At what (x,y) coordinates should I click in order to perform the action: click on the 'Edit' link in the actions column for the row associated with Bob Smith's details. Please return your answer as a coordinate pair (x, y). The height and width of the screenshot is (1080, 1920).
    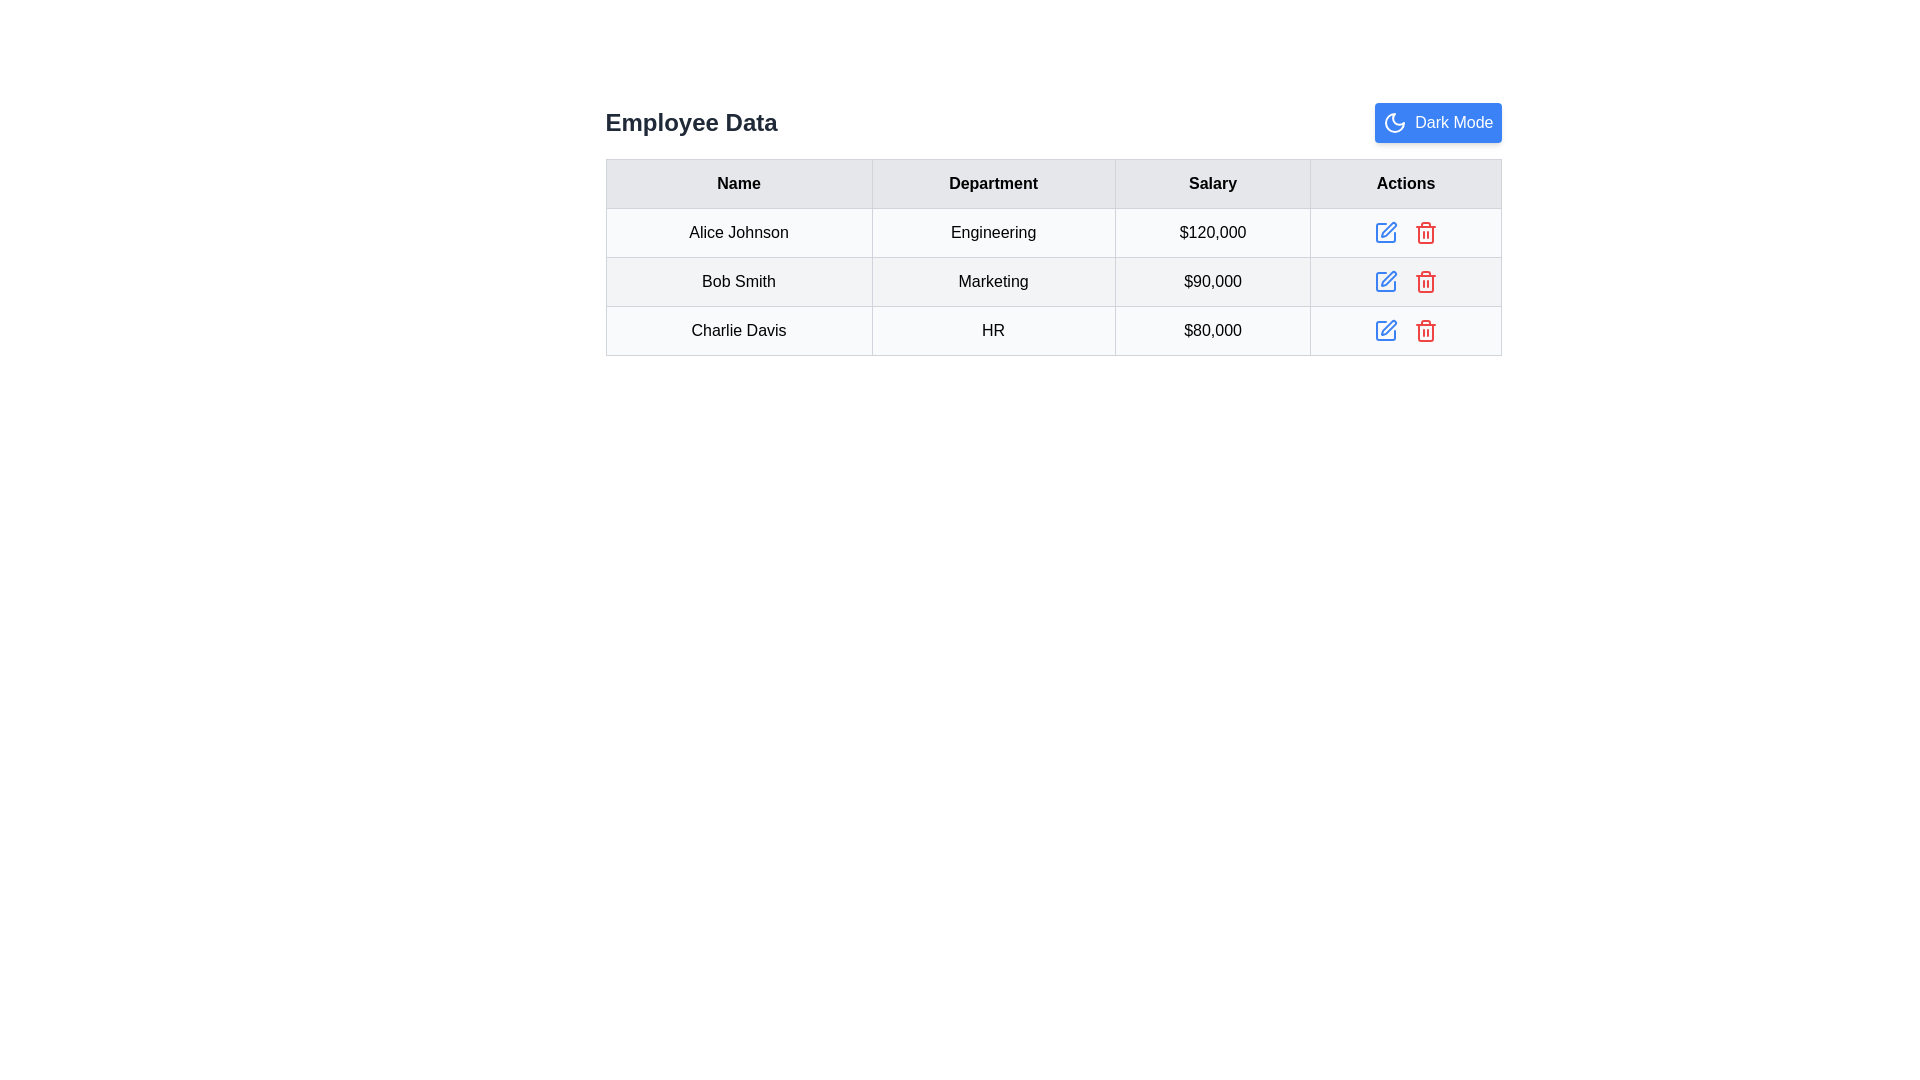
    Looking at the image, I should click on (1405, 281).